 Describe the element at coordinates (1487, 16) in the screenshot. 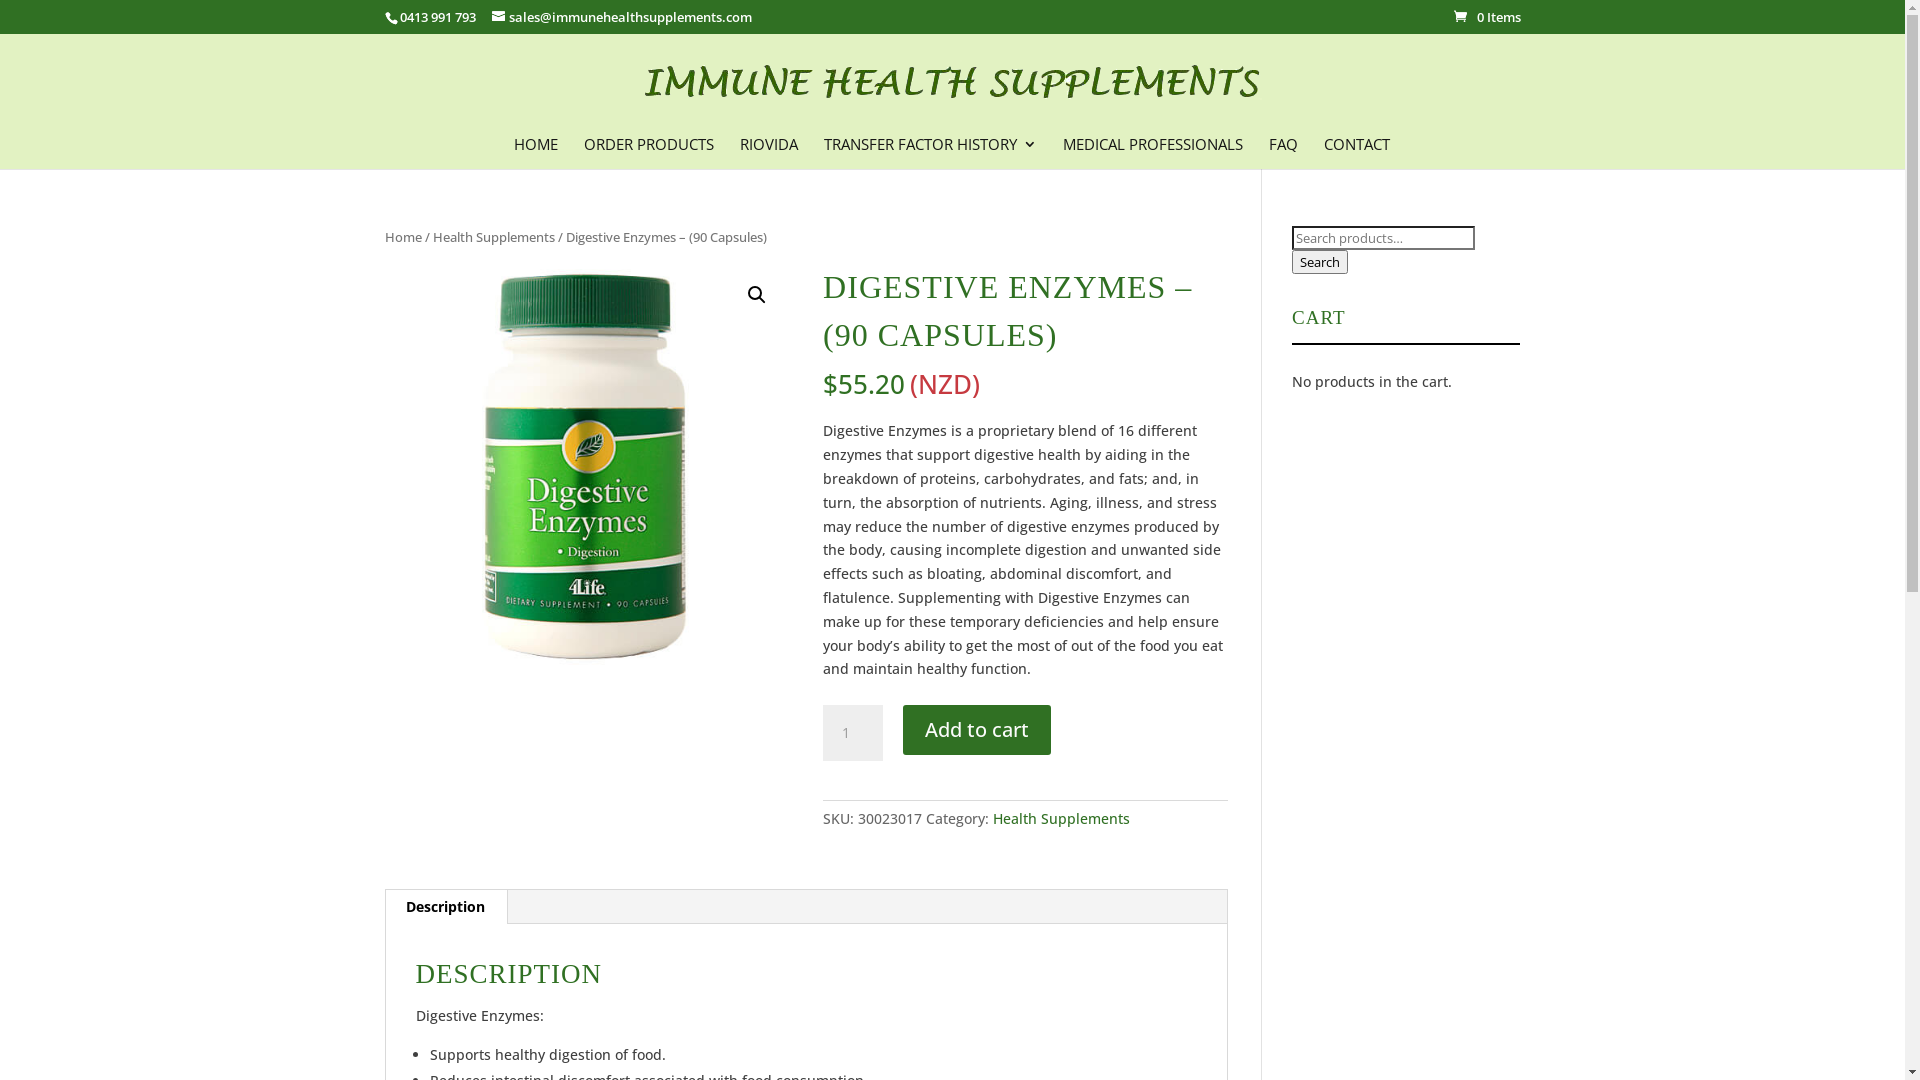

I see `'0 Items'` at that location.